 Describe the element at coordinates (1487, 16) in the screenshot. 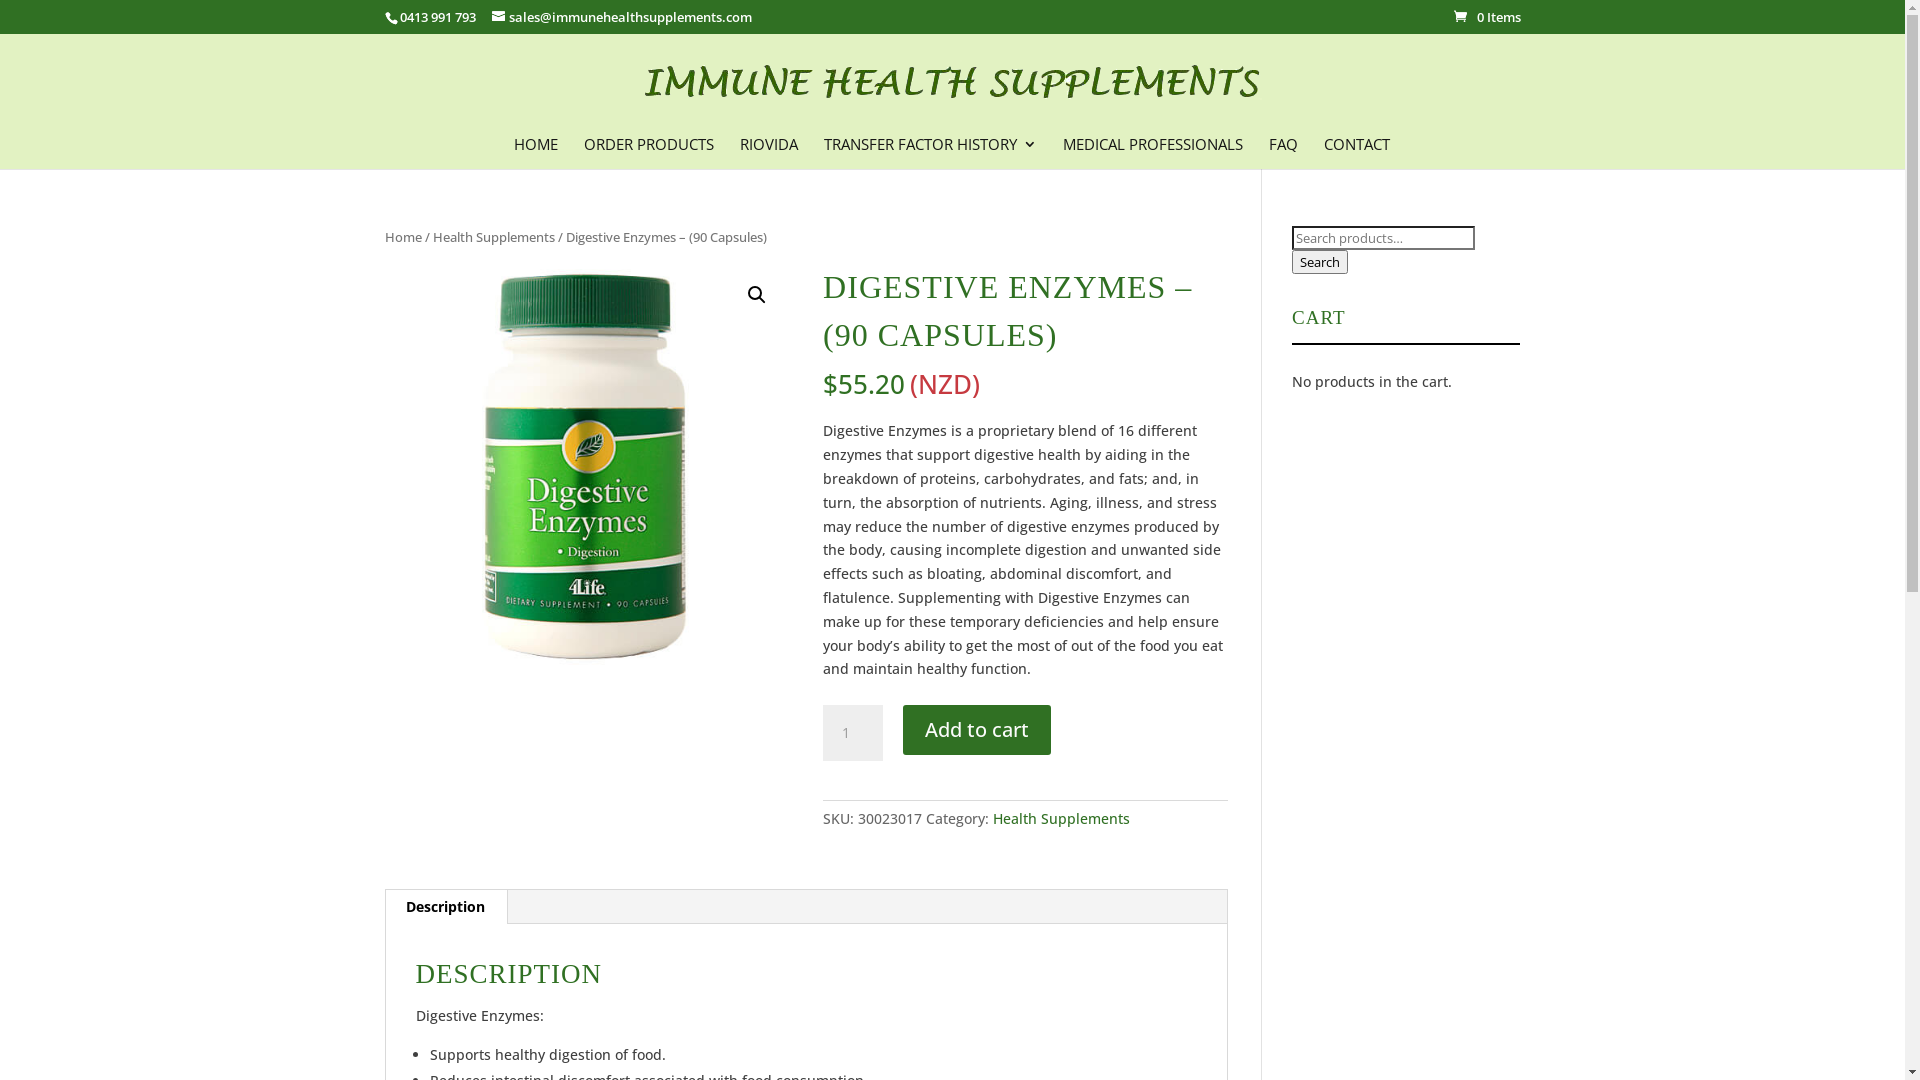

I see `'0 Items'` at that location.